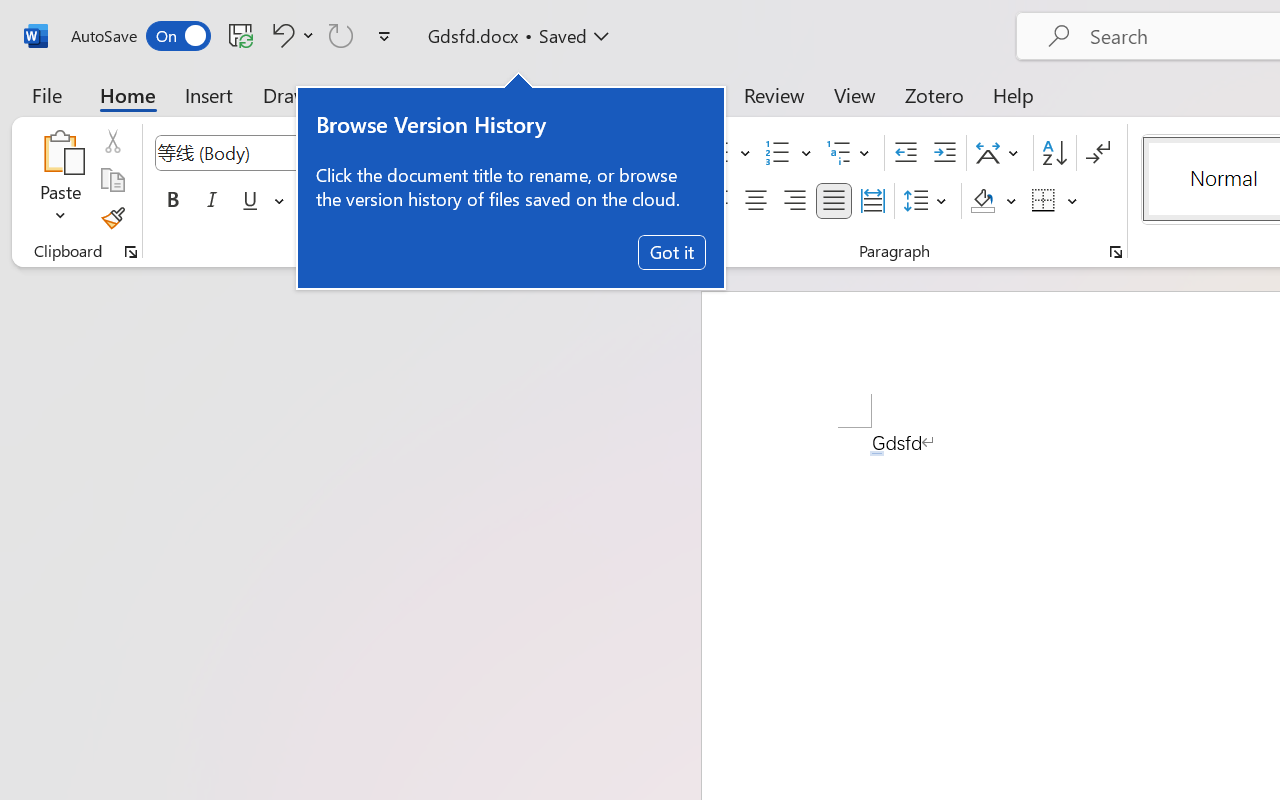  What do you see at coordinates (212, 201) in the screenshot?
I see `'Italic'` at bounding box center [212, 201].